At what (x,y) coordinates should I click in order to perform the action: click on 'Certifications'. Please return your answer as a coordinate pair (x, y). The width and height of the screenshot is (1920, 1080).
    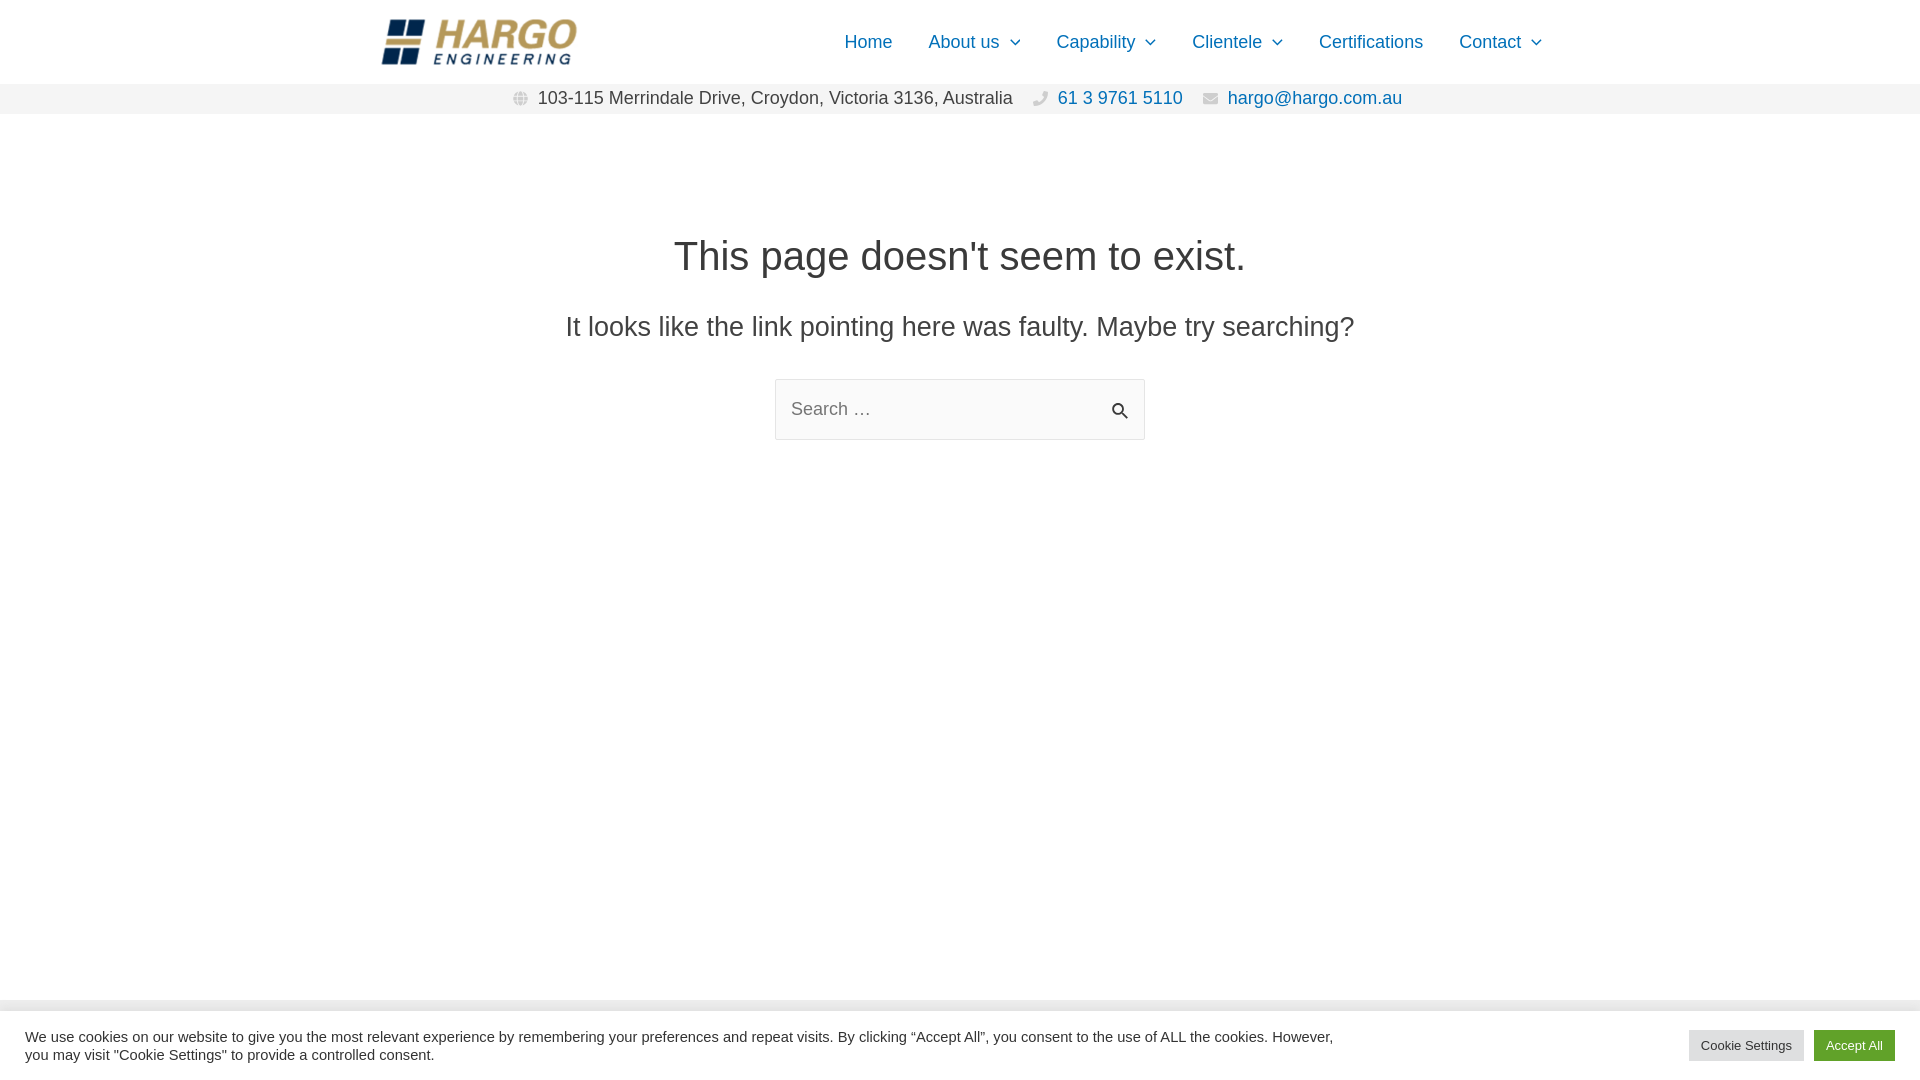
    Looking at the image, I should click on (1370, 41).